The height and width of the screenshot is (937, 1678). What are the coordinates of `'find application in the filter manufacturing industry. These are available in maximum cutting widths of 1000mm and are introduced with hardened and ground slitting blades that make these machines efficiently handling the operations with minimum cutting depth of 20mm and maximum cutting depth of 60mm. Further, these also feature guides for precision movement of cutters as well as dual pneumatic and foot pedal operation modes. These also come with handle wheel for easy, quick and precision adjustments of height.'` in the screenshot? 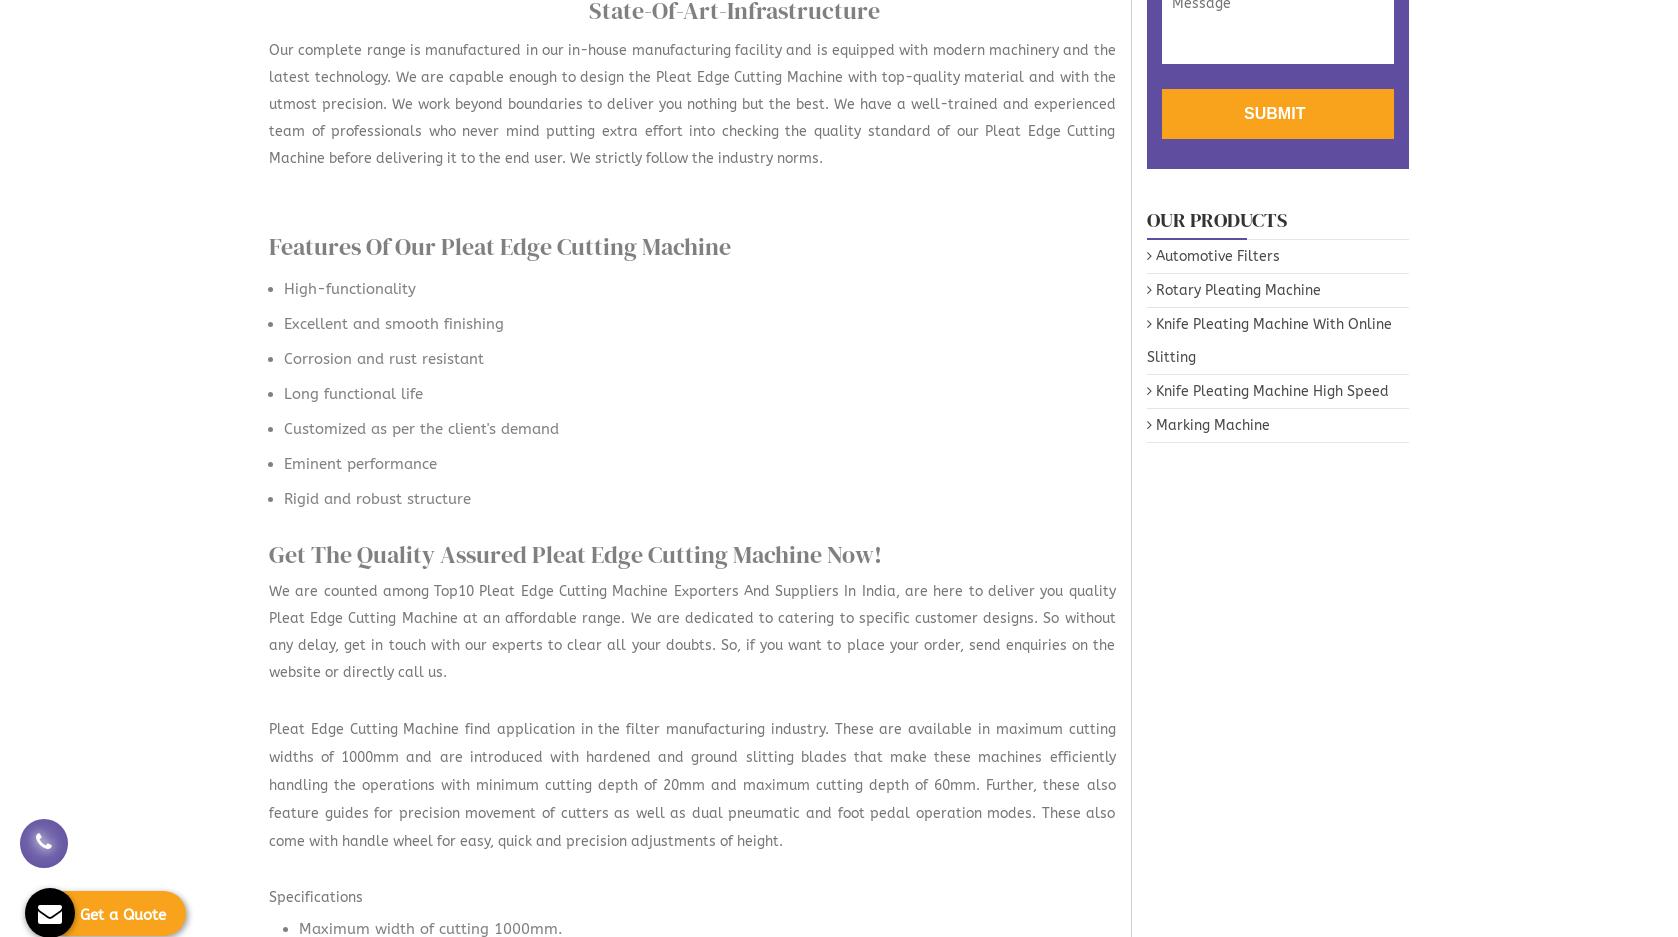 It's located at (691, 785).